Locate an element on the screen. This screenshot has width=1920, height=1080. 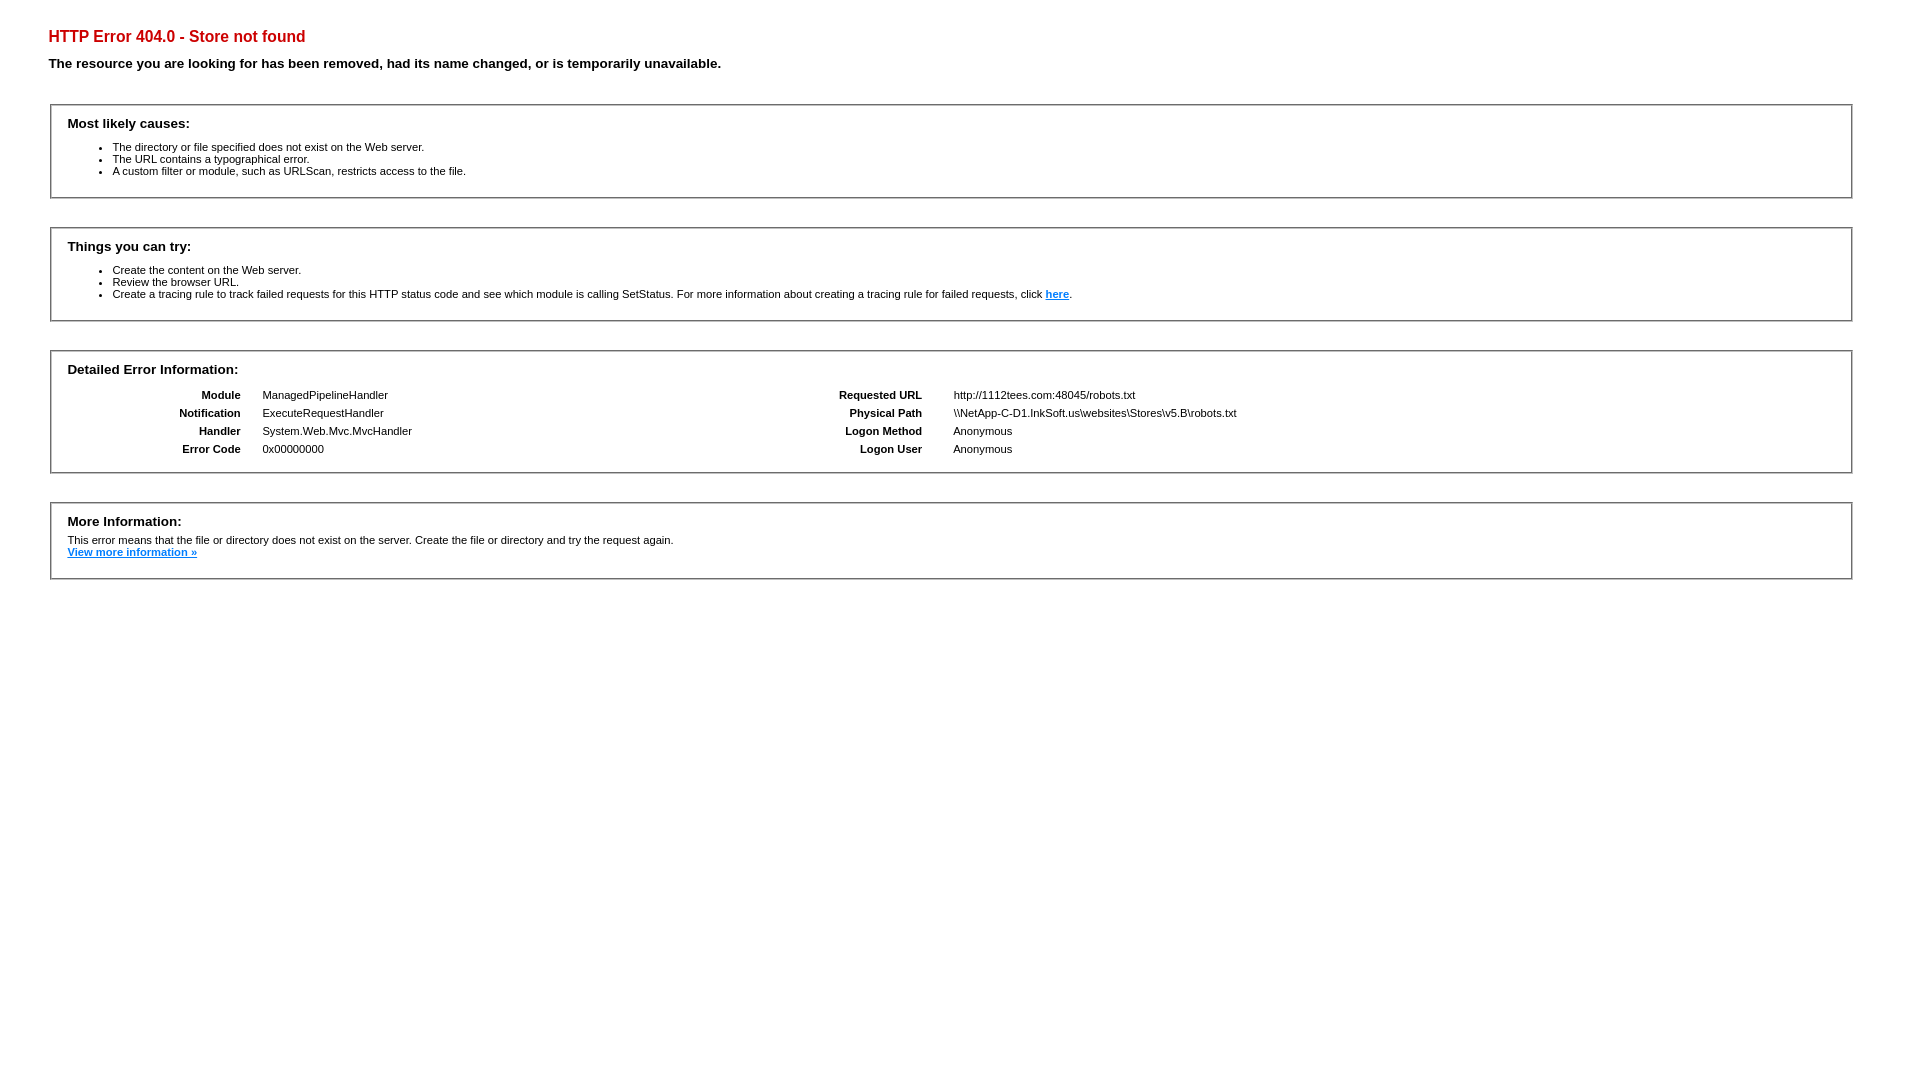
'here' is located at coordinates (1056, 293).